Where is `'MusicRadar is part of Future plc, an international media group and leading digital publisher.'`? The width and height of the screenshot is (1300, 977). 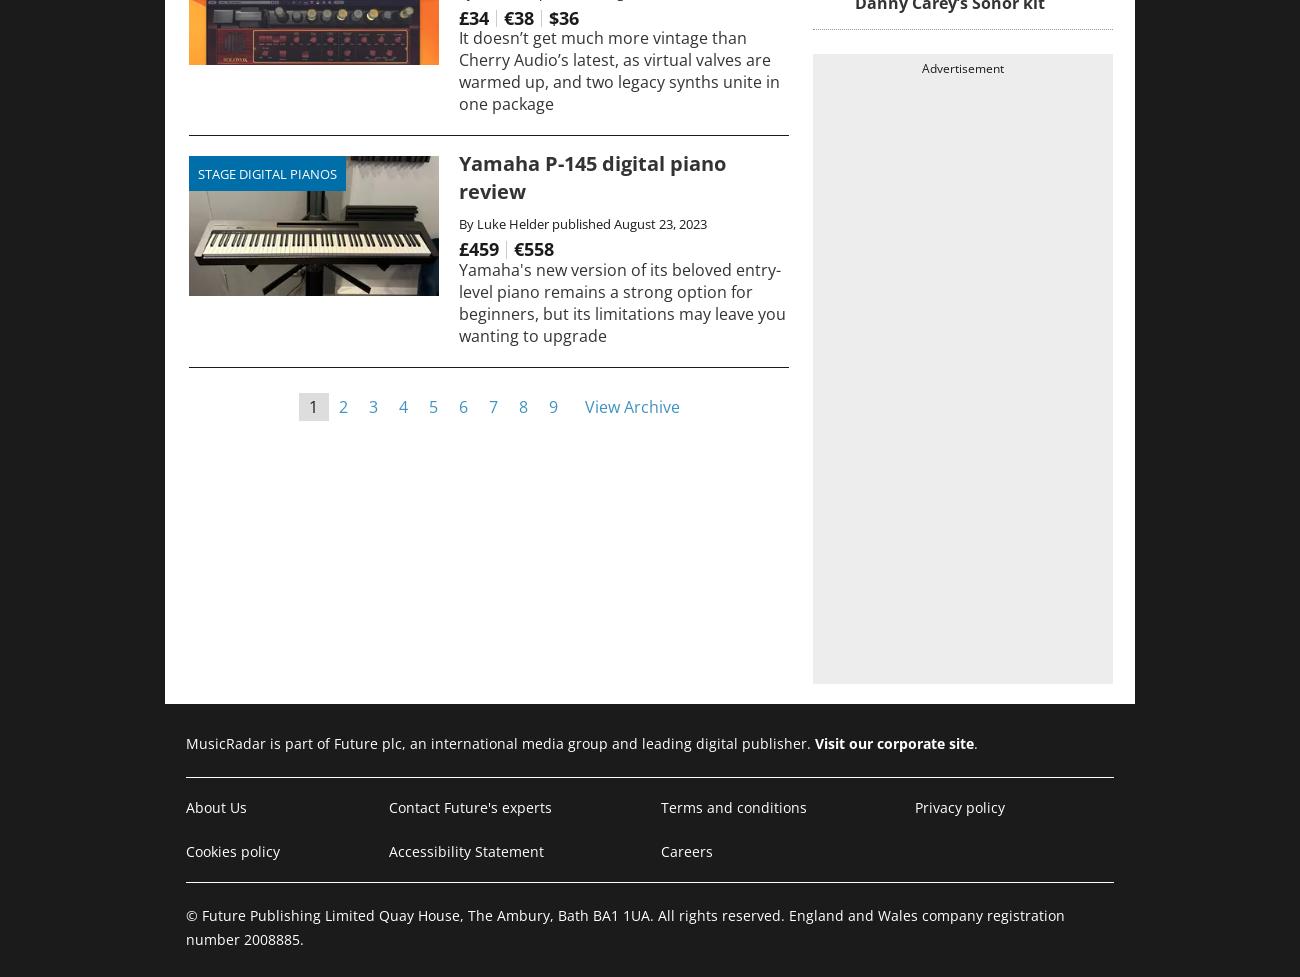 'MusicRadar is part of Future plc, an international media group and leading digital publisher.' is located at coordinates (500, 743).